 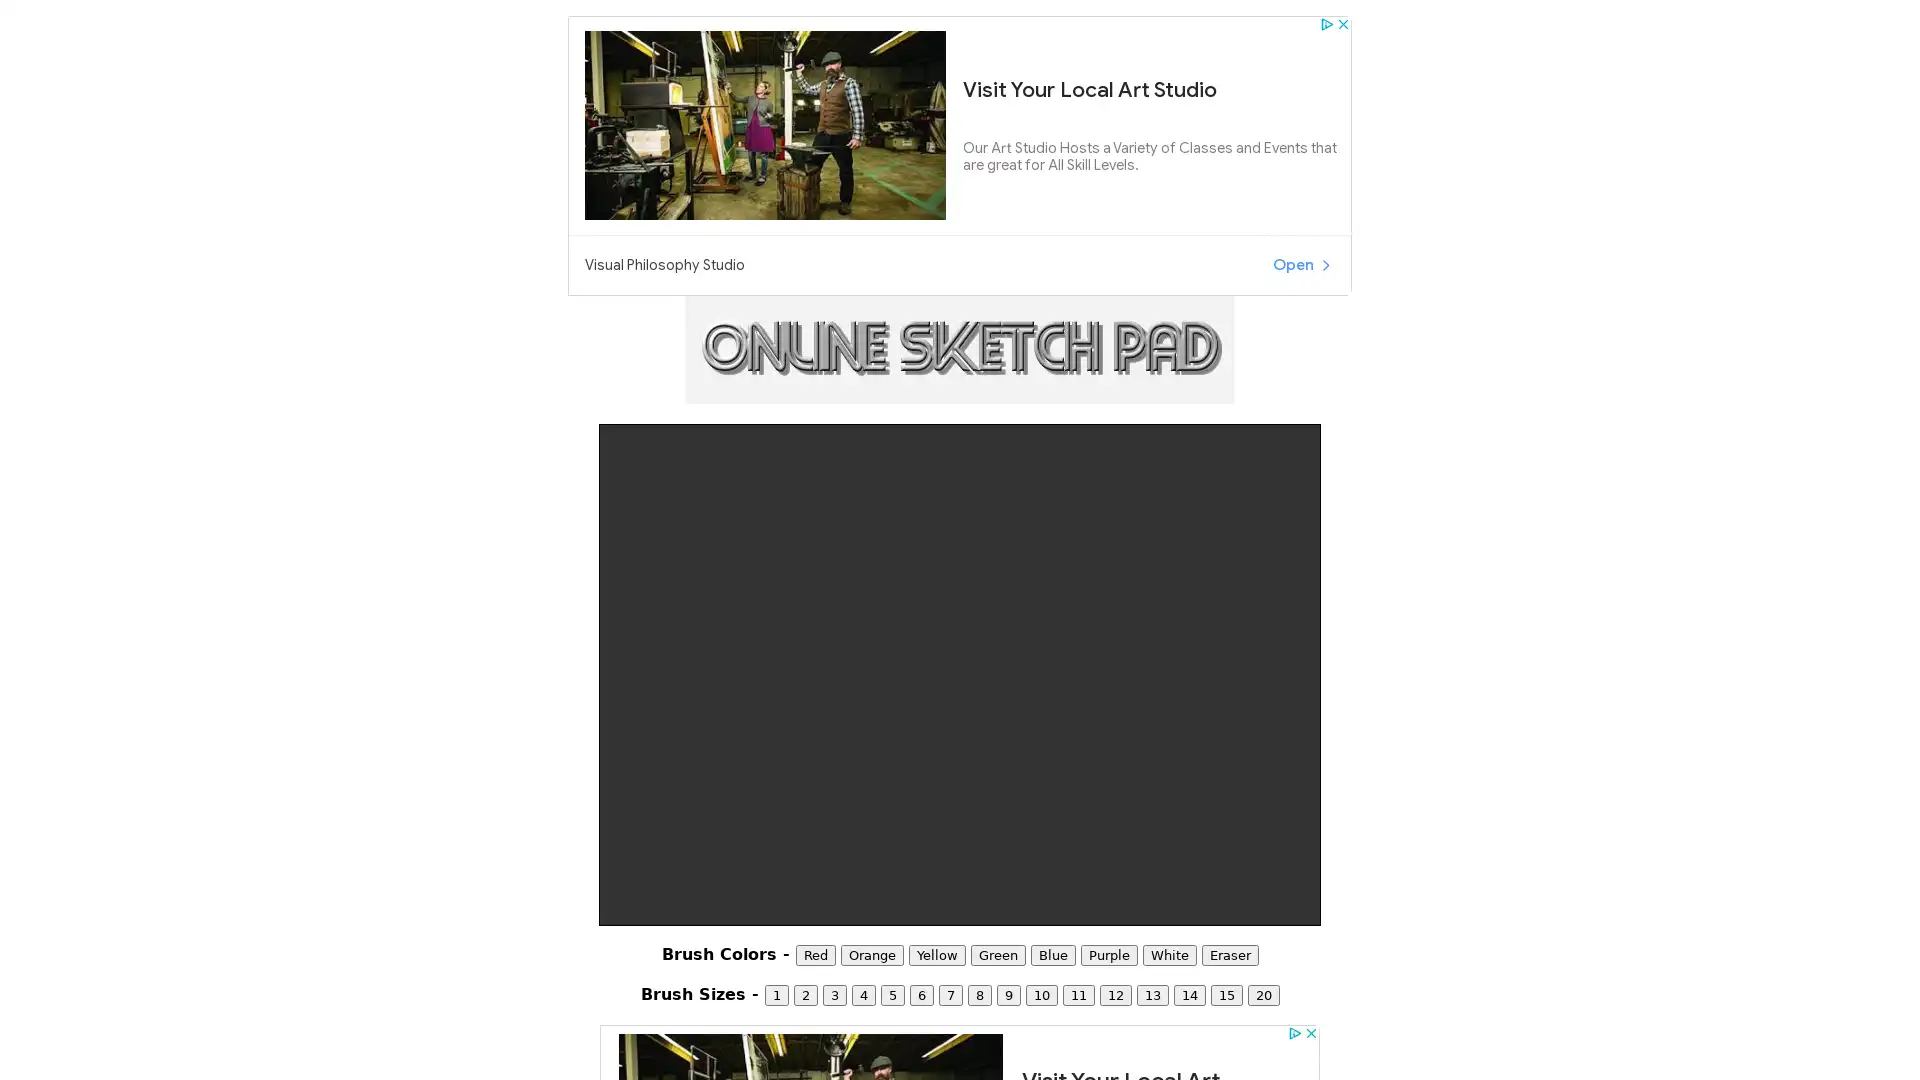 What do you see at coordinates (871, 954) in the screenshot?
I see `Orange` at bounding box center [871, 954].